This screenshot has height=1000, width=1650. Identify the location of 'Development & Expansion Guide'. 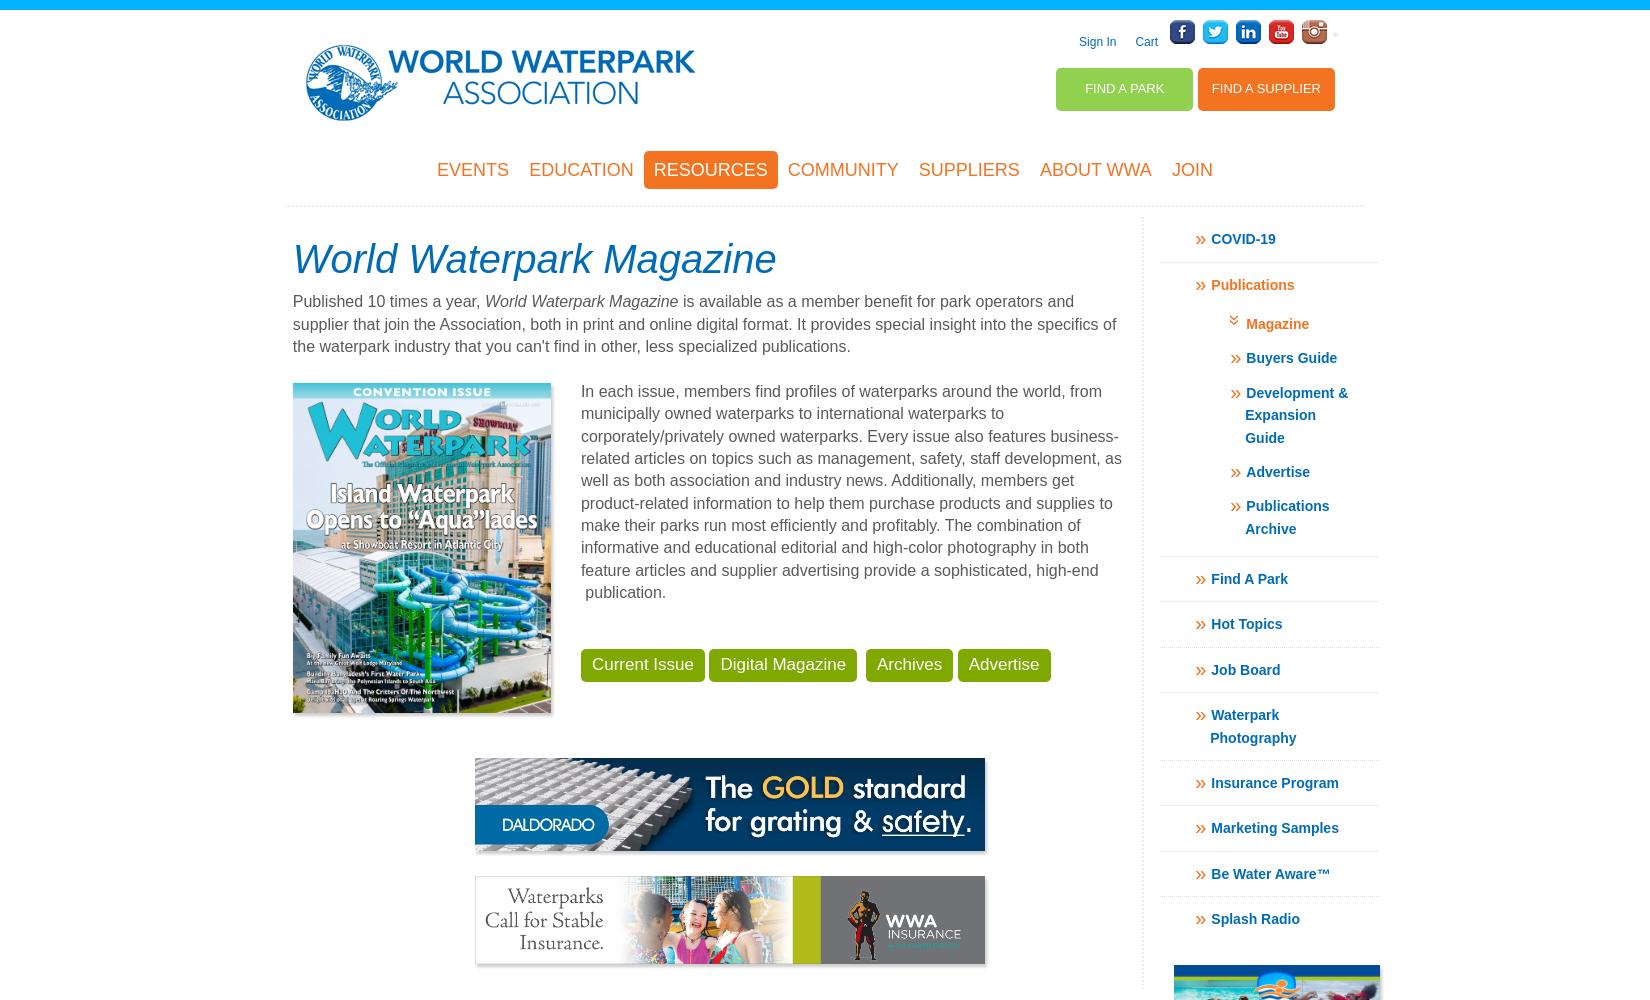
(1295, 414).